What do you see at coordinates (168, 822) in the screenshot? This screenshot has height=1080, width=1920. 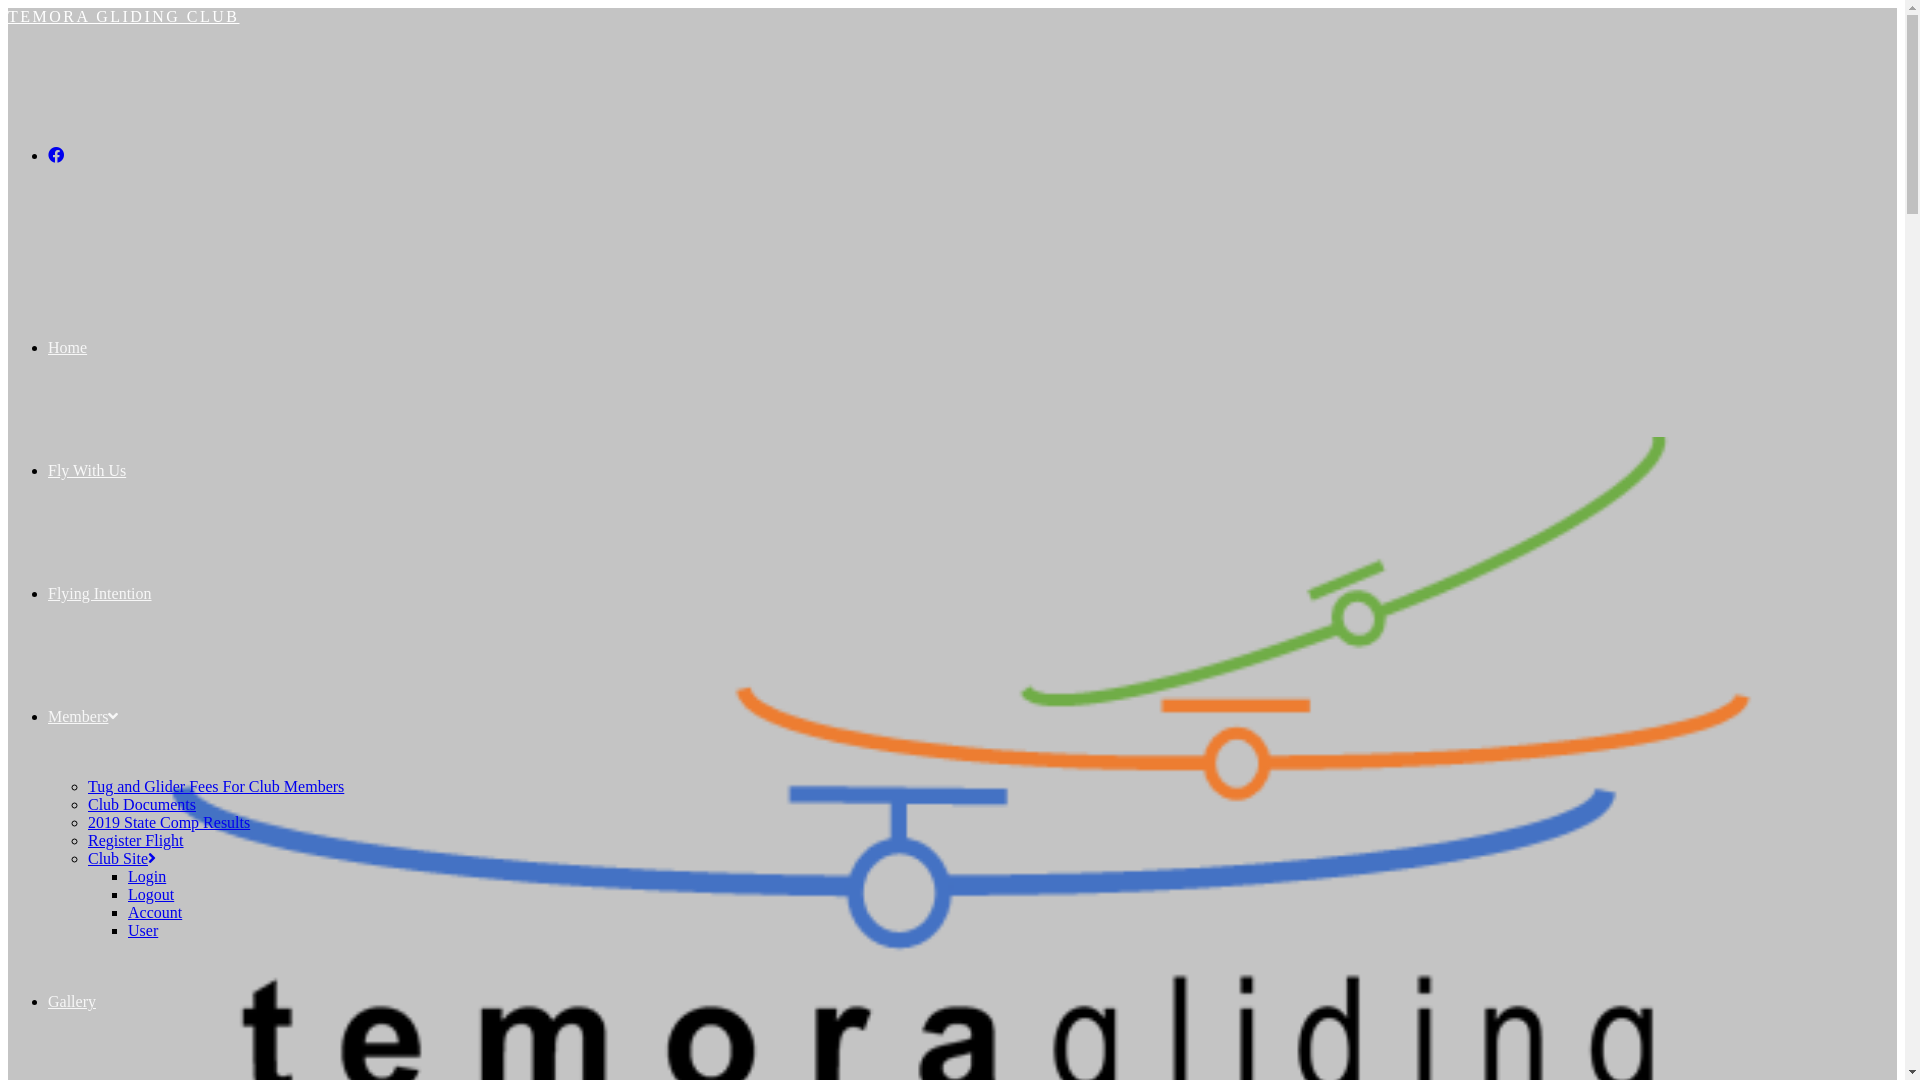 I see `'2019 State Comp Results'` at bounding box center [168, 822].